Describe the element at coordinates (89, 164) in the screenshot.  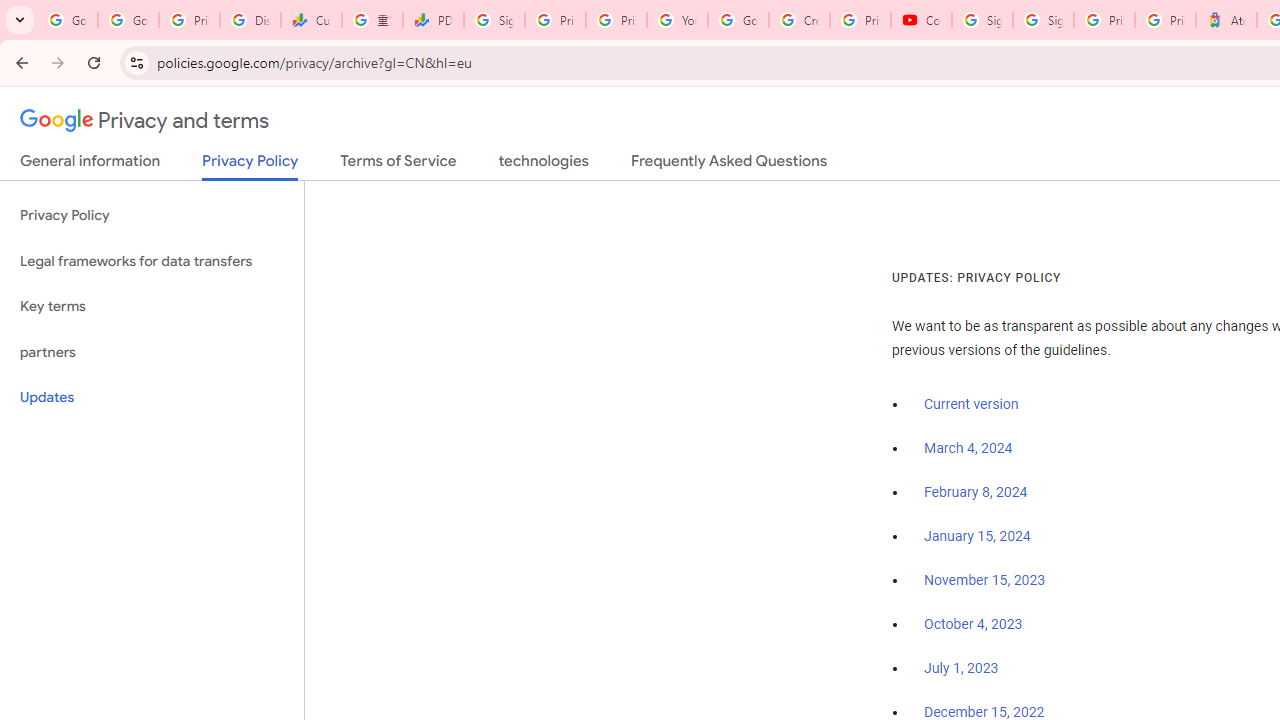
I see `'General information'` at that location.